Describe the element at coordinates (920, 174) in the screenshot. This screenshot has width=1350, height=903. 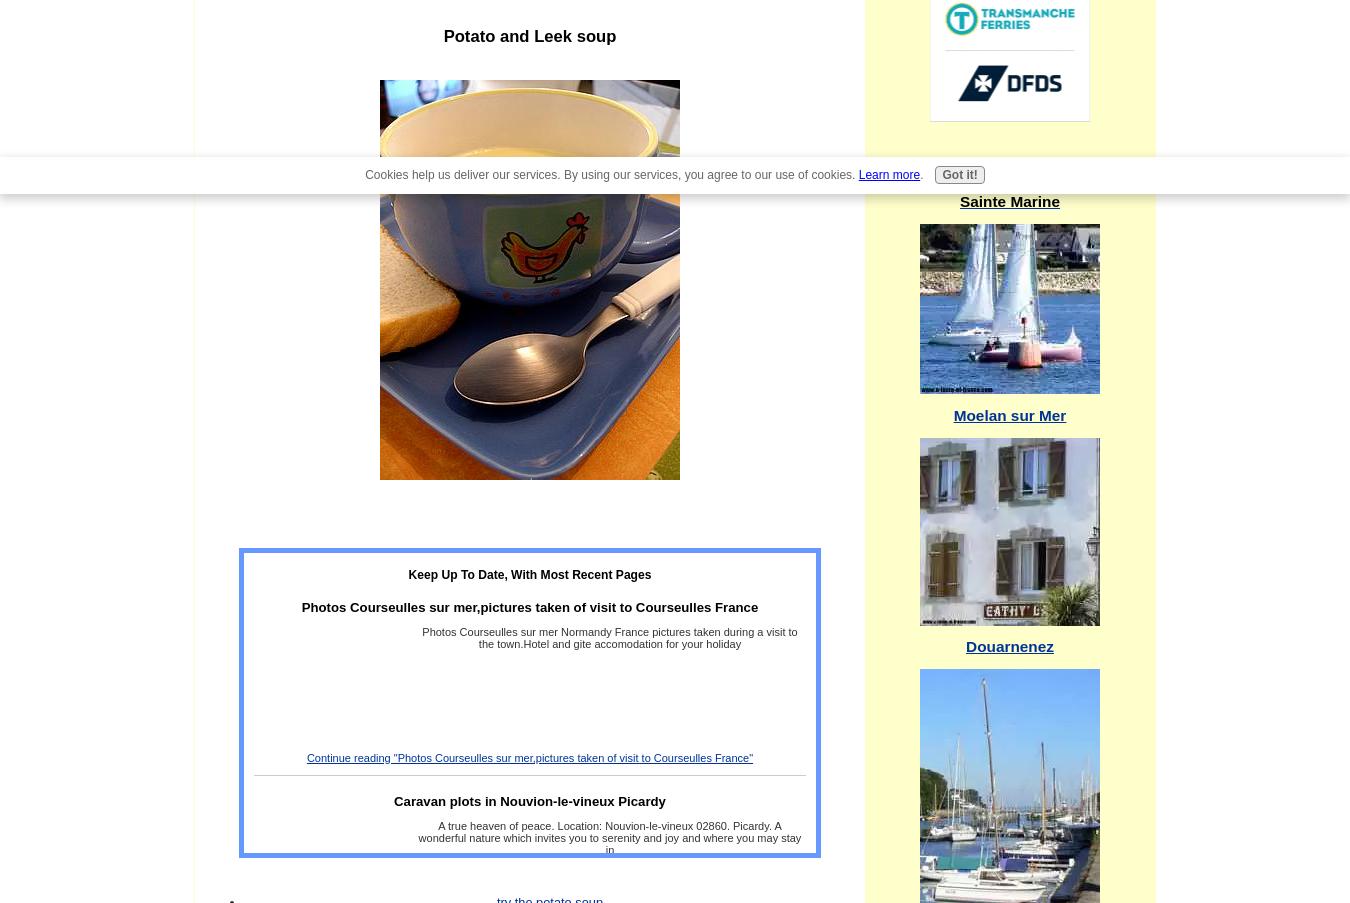
I see `'.'` at that location.